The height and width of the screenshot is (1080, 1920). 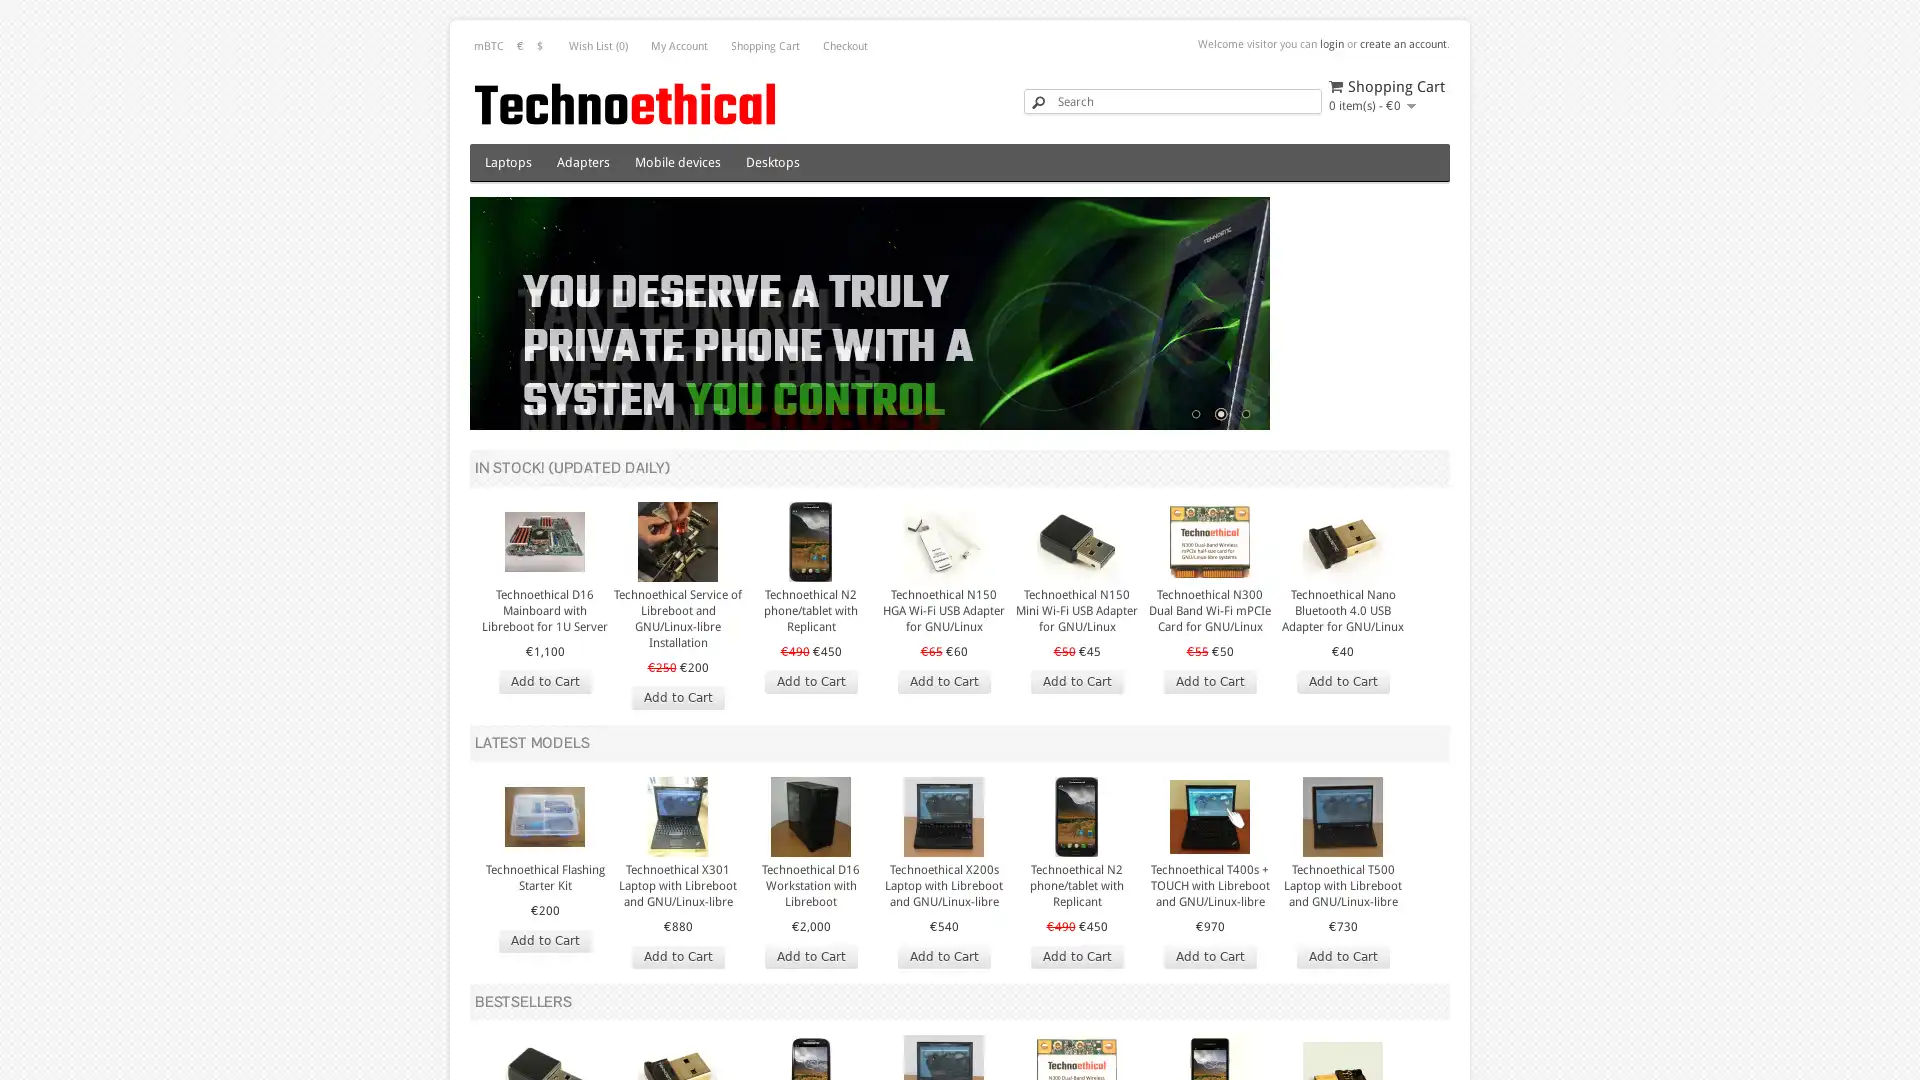 I want to click on Add to Cart, so click(x=1075, y=1022).